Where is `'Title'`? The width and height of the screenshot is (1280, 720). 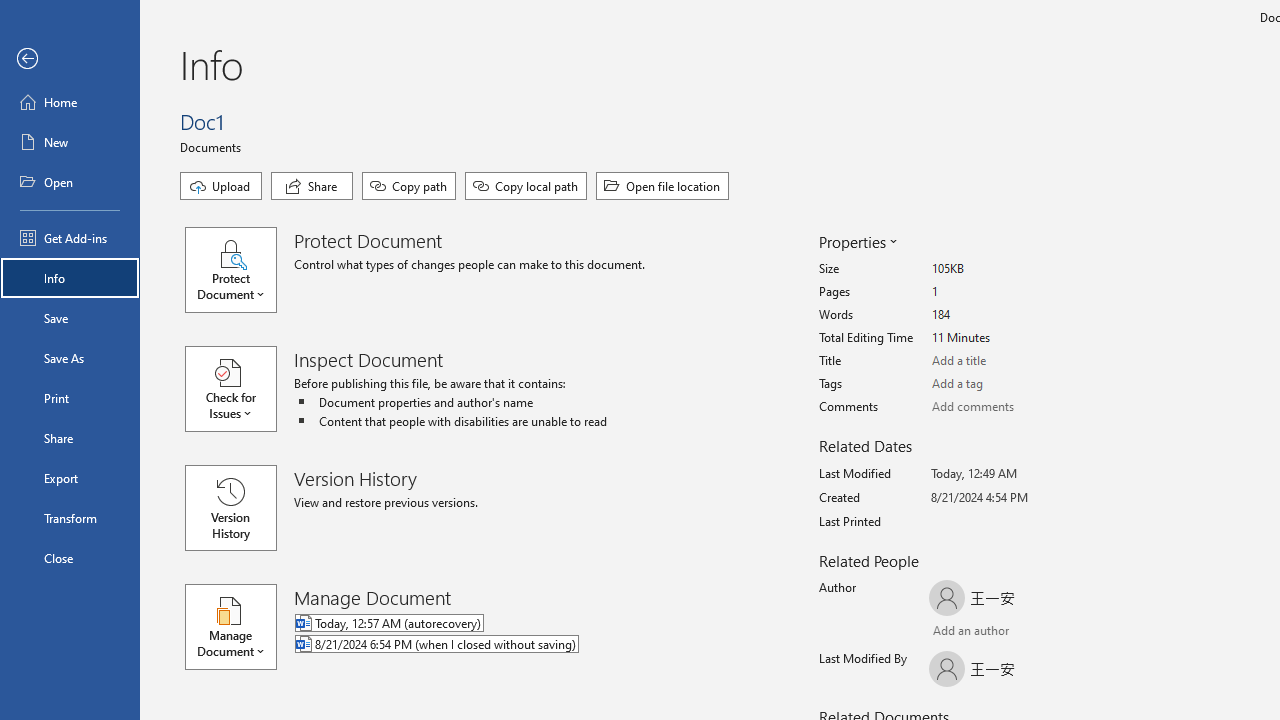
'Title' is located at coordinates (1006, 361).